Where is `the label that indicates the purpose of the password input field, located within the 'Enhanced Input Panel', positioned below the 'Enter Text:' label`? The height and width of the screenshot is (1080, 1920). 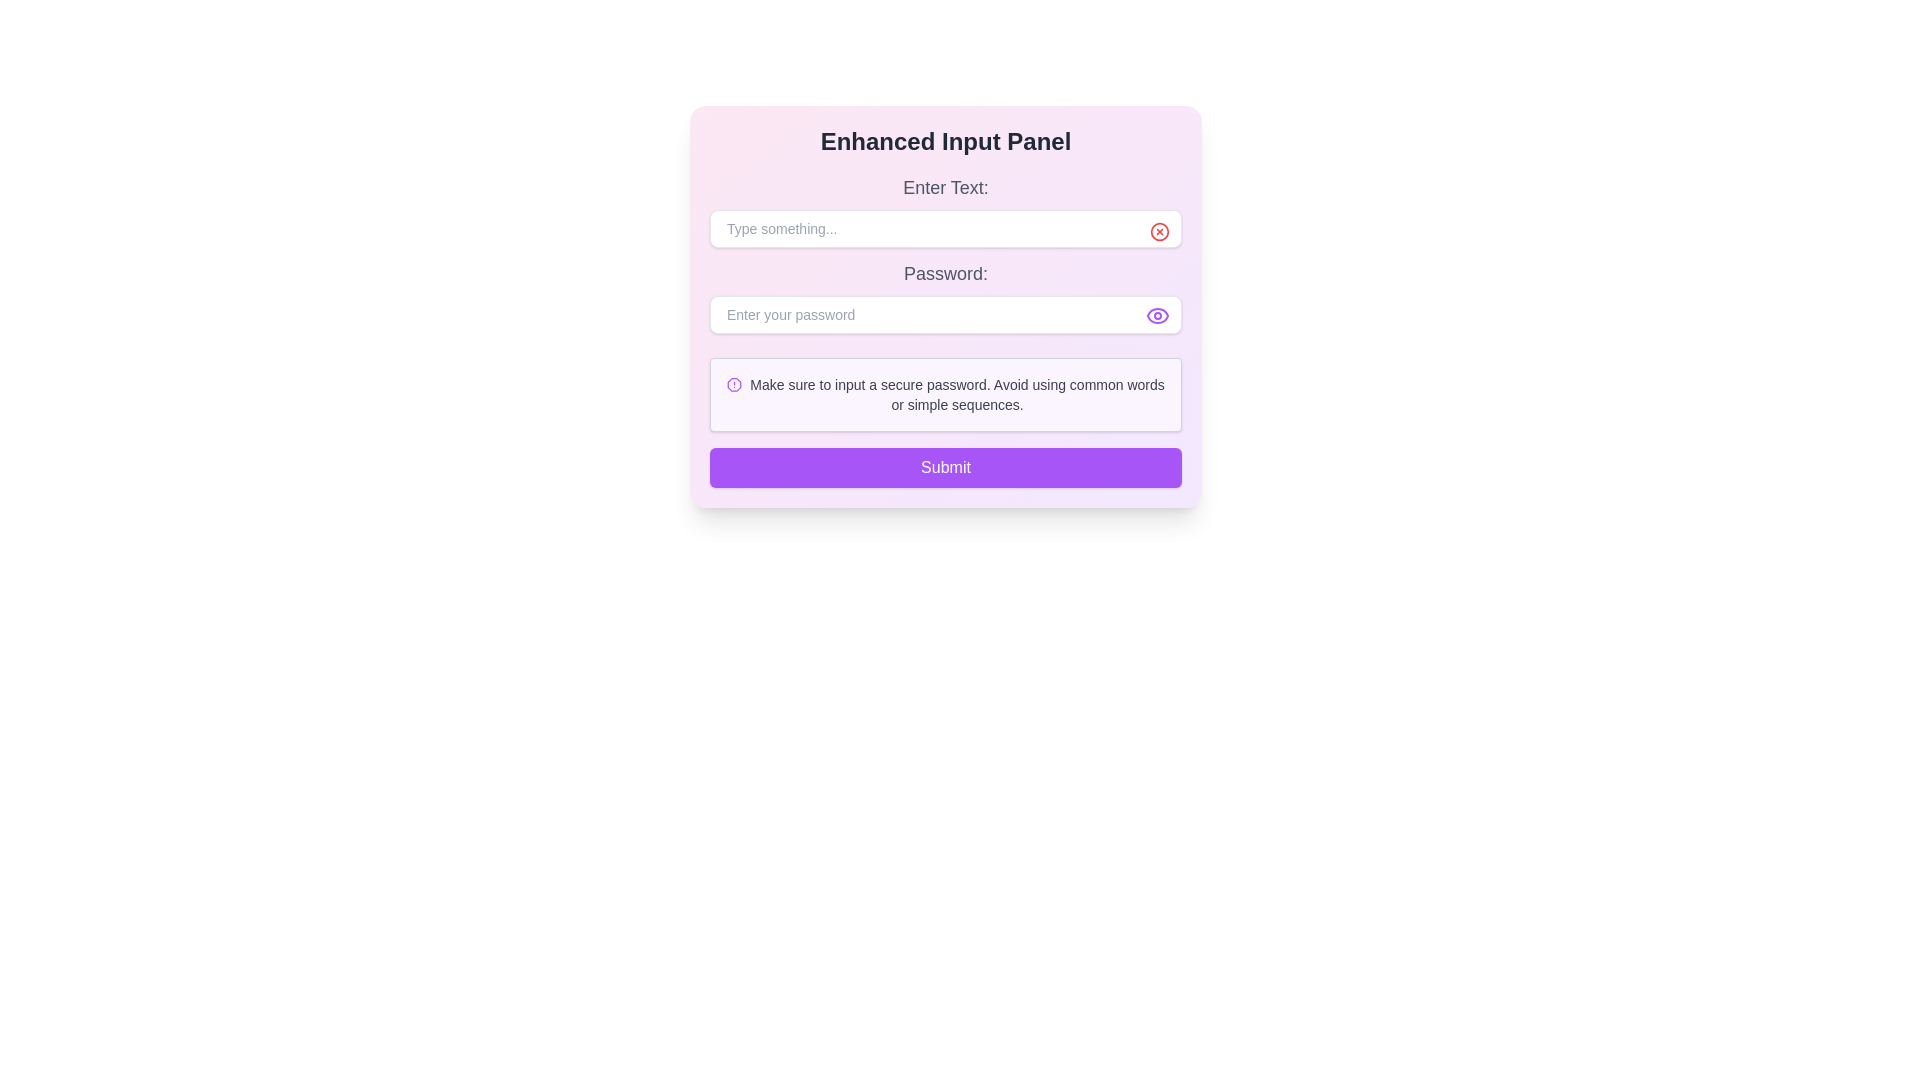 the label that indicates the purpose of the password input field, located within the 'Enhanced Input Panel', positioned below the 'Enter Text:' label is located at coordinates (944, 273).